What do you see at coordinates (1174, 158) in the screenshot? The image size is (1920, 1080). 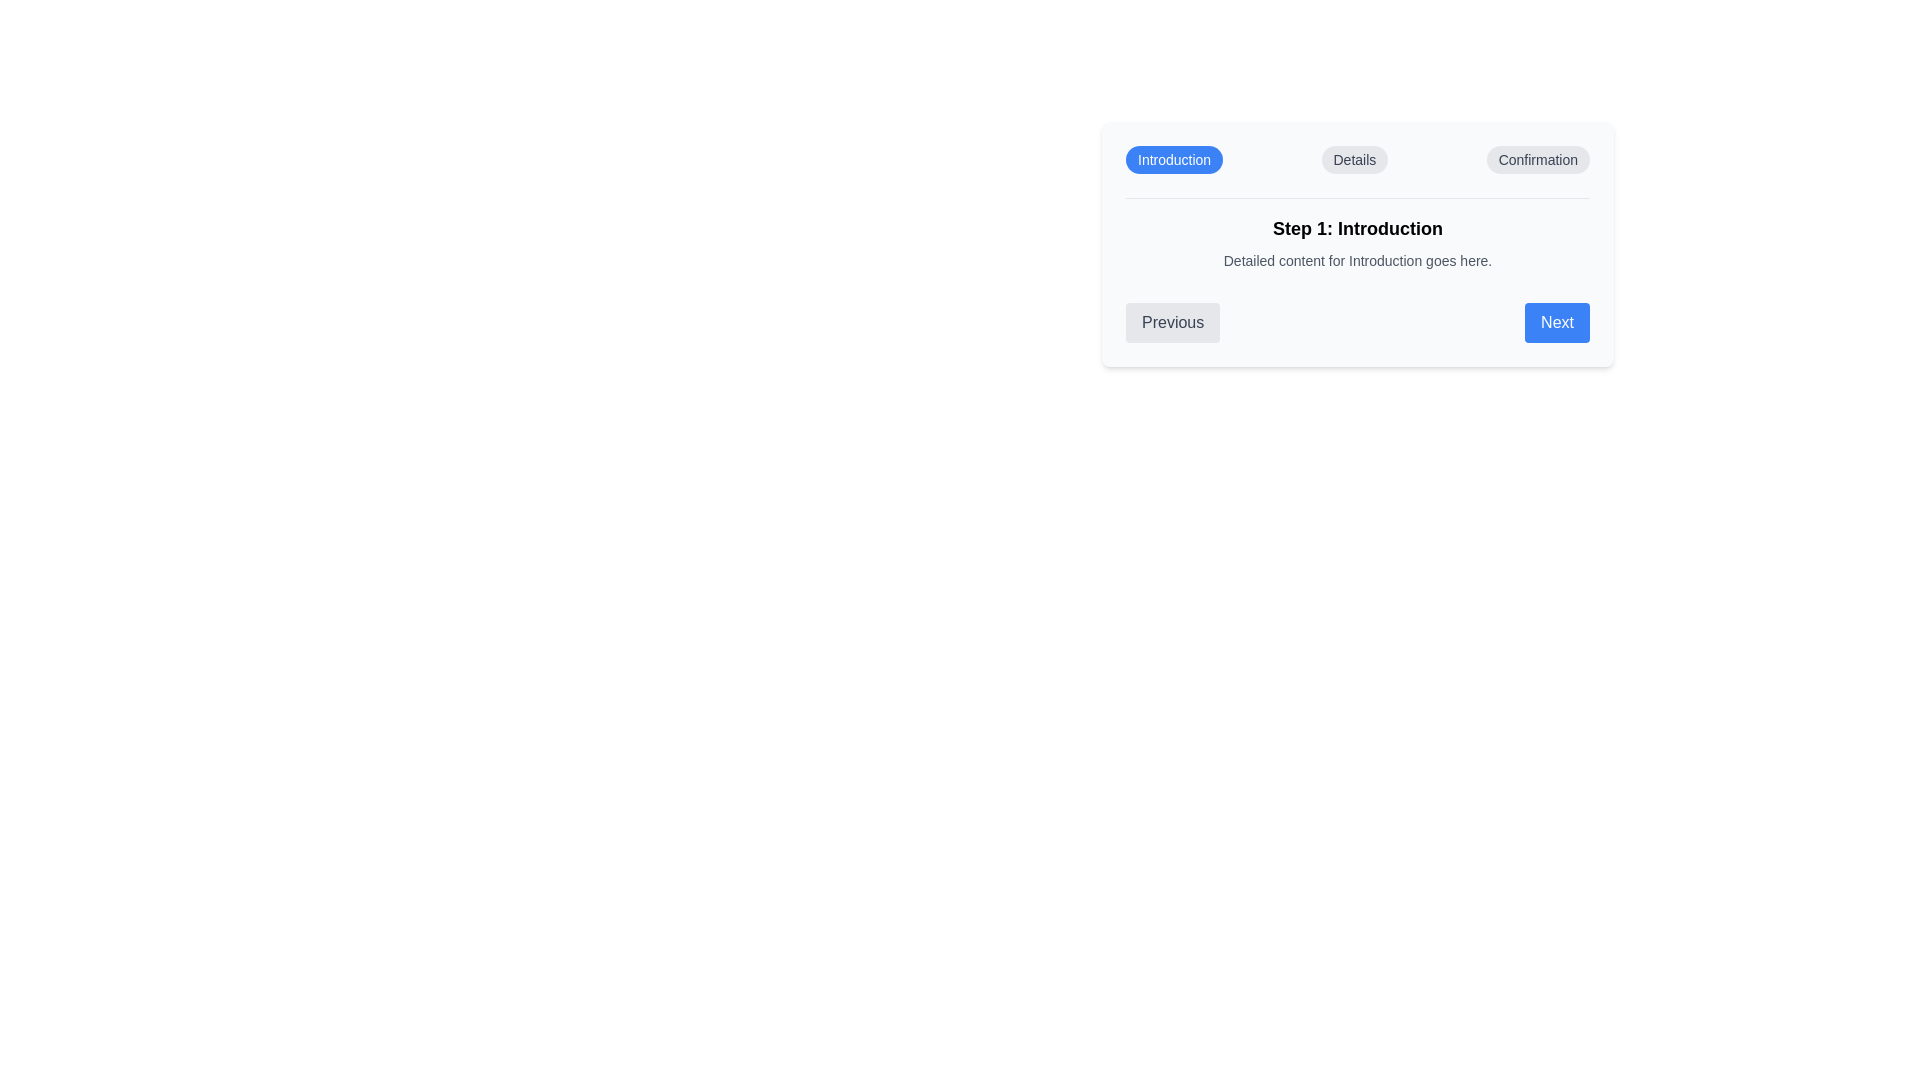 I see `the label of the step Introduction to navigate to that step` at bounding box center [1174, 158].